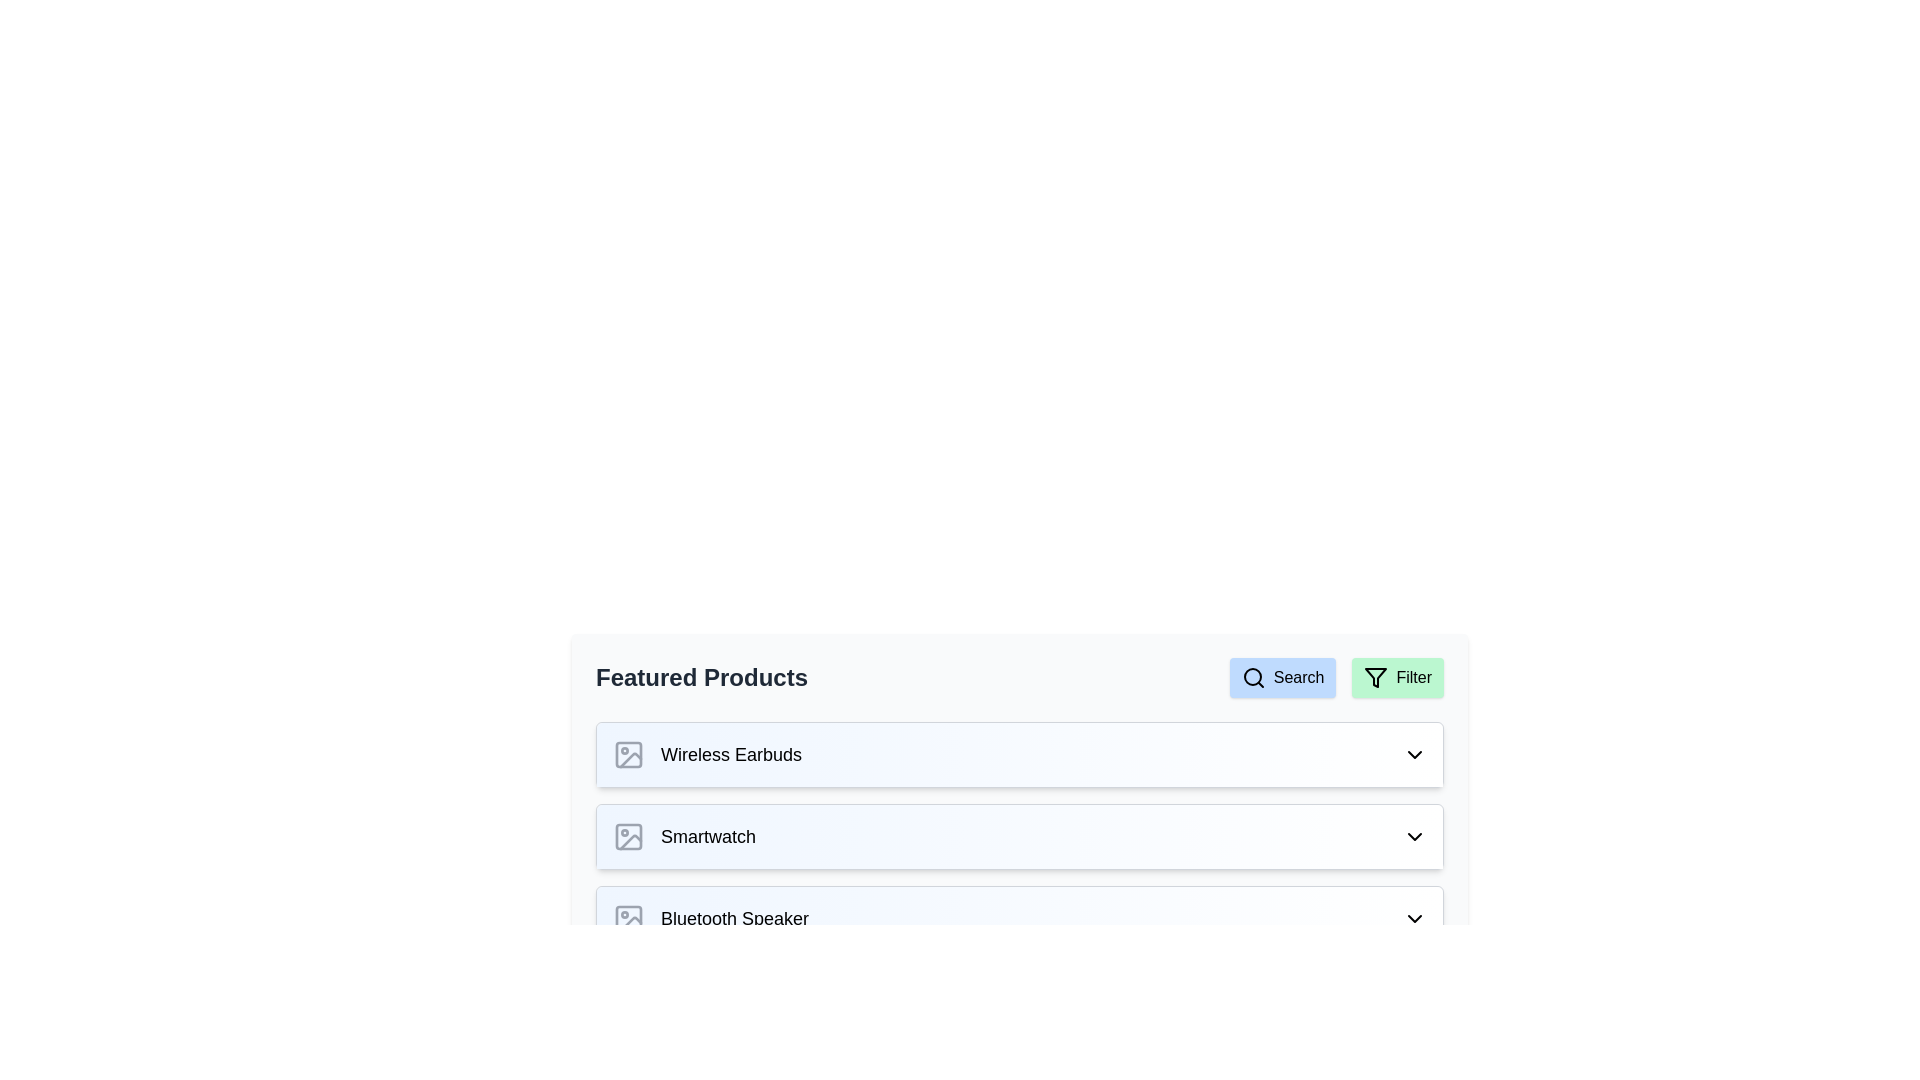 This screenshot has width=1920, height=1080. I want to click on the 'Wireless Earbuds' button in the Featured Products section, so click(1019, 755).